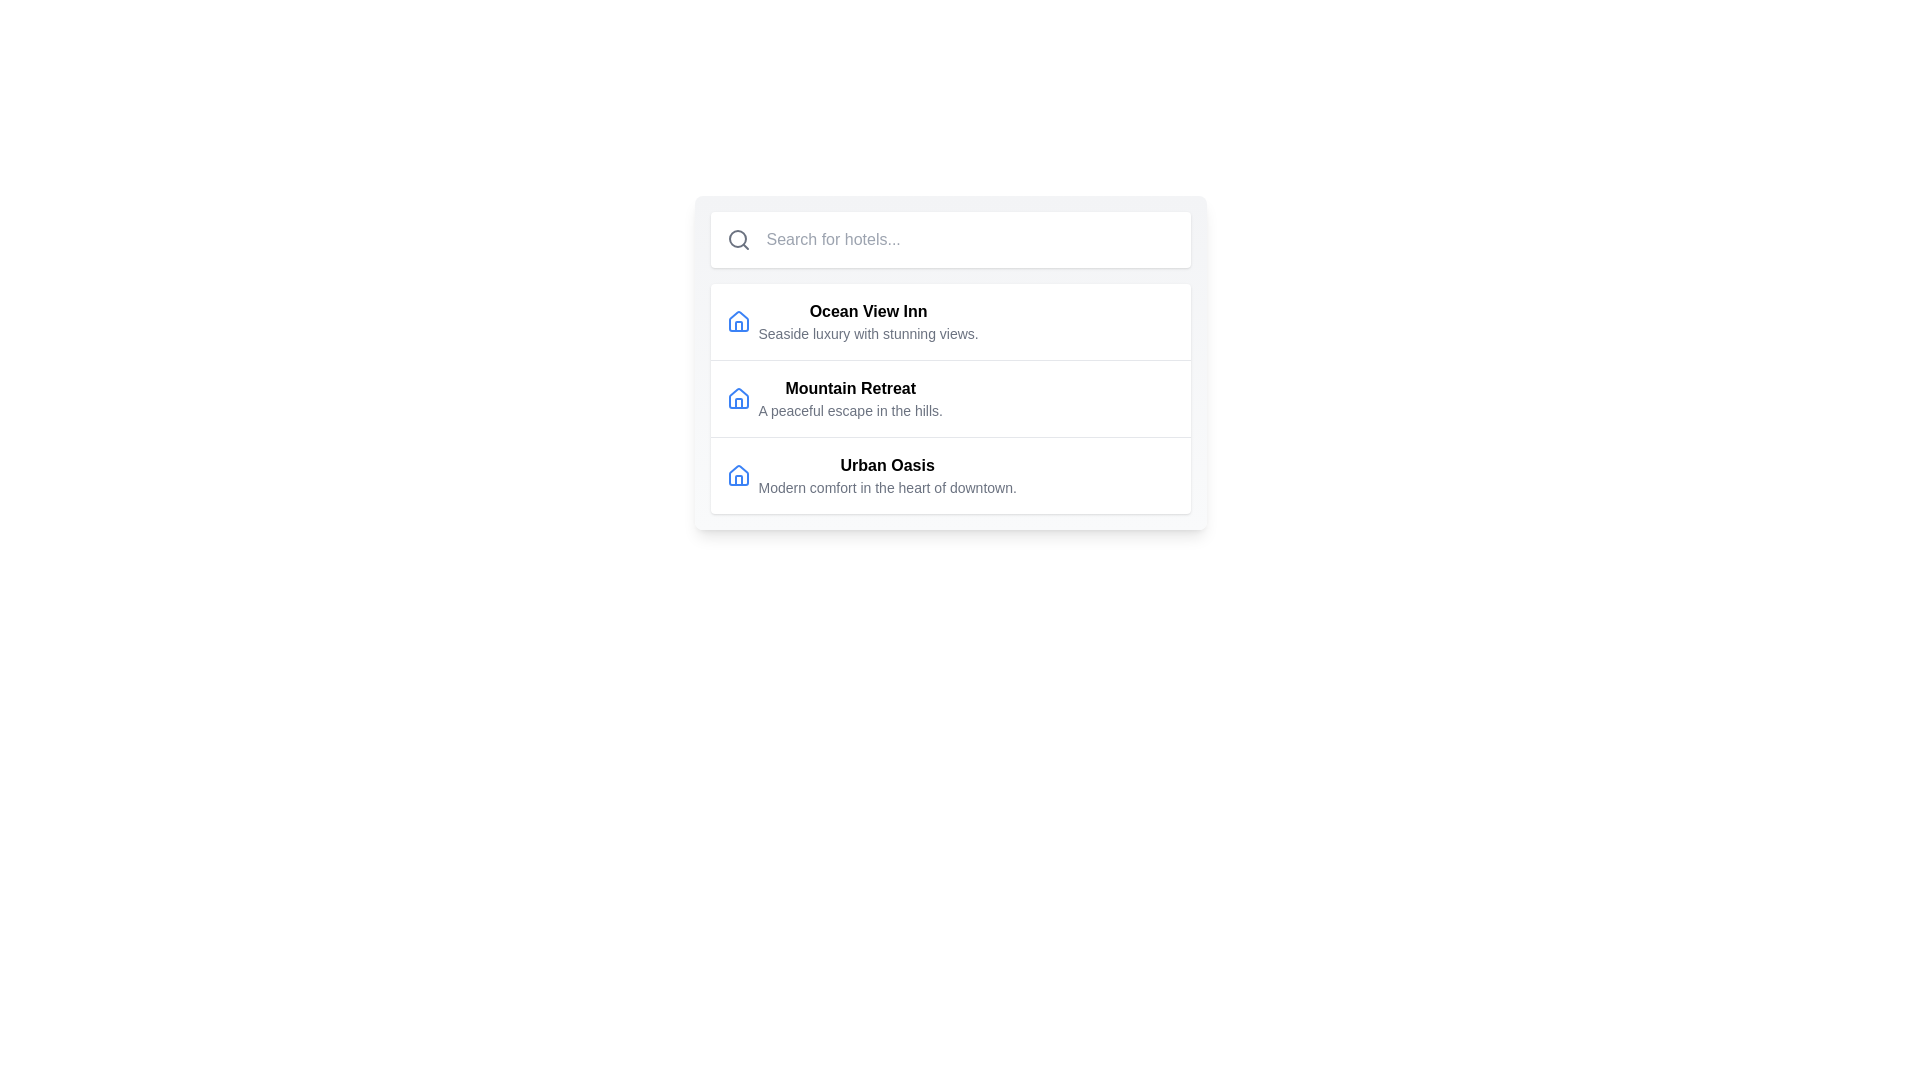 This screenshot has height=1080, width=1920. What do you see at coordinates (850, 410) in the screenshot?
I see `the static text reading 'A peaceful escape in the hills.' which is styled in a small font size and light gray color, located directly beneath the title text 'Mountain Retreat'` at bounding box center [850, 410].